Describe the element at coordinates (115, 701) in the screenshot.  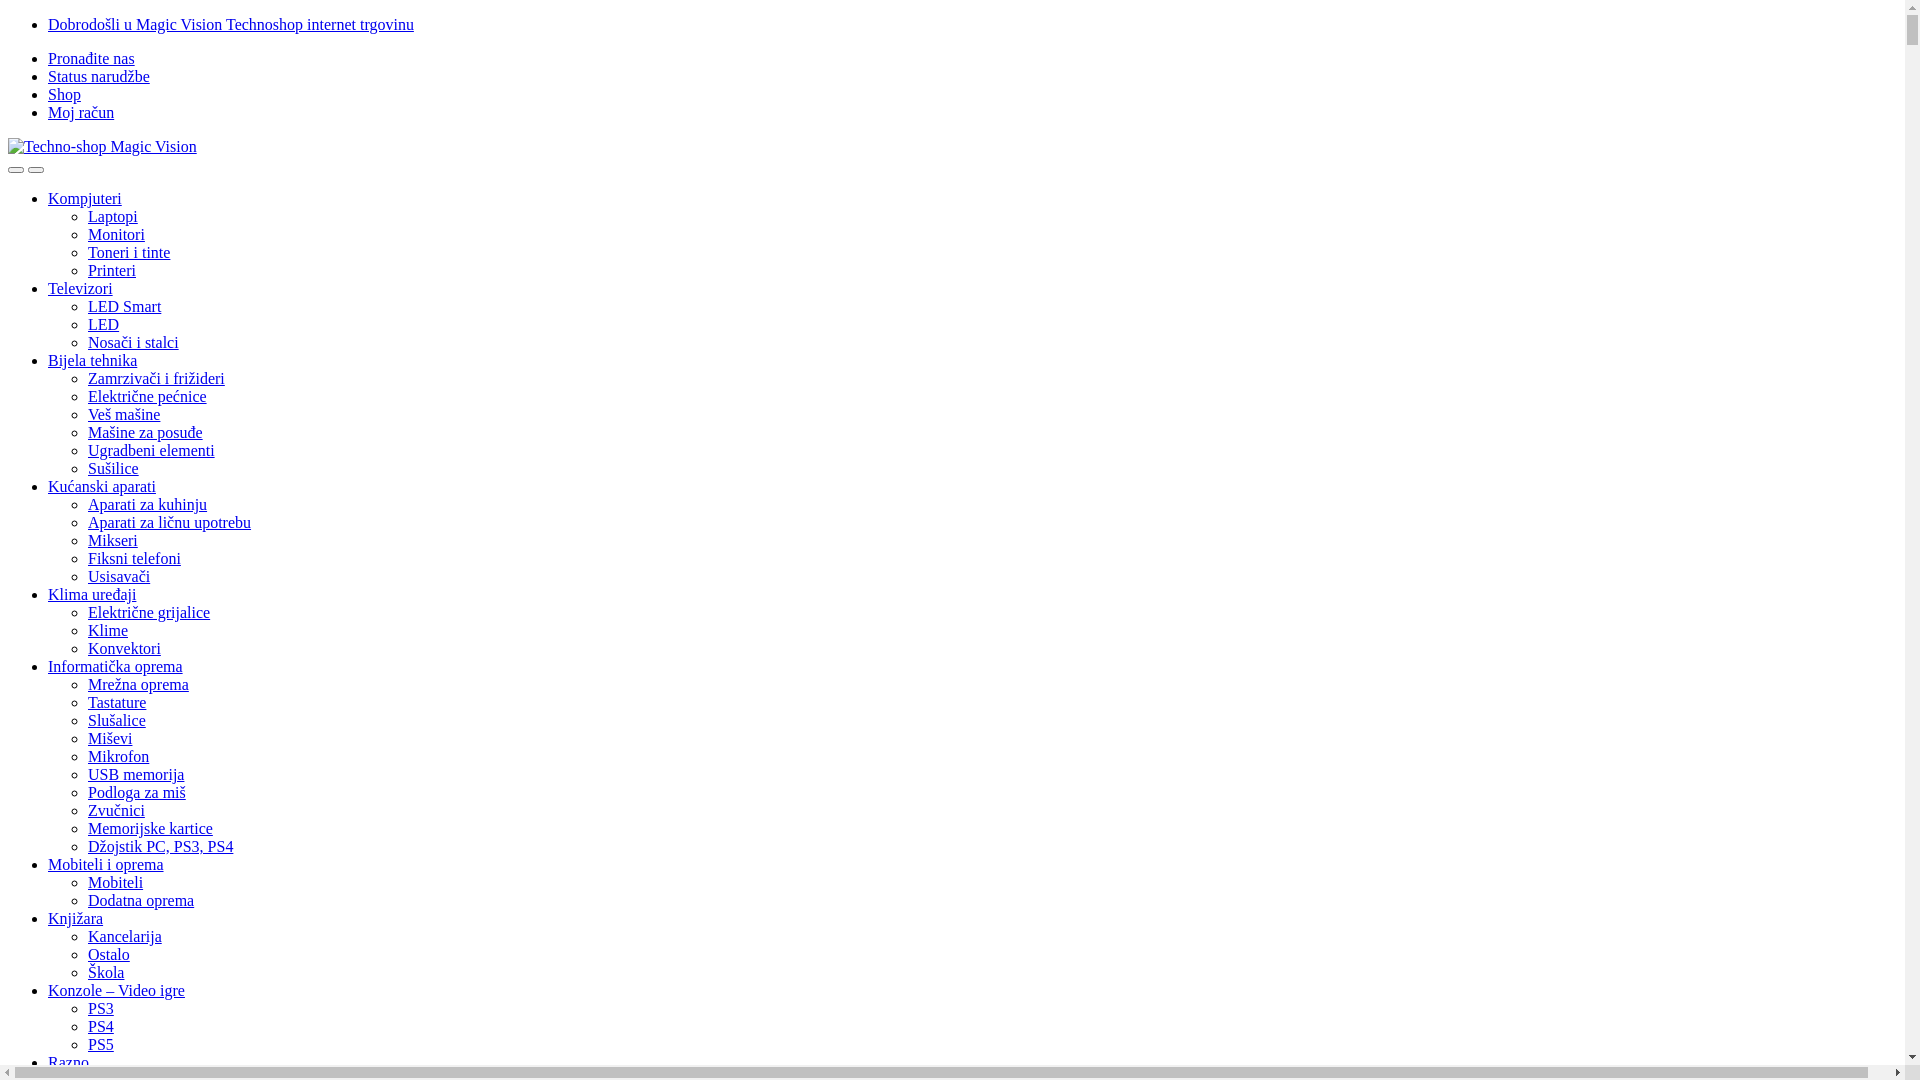
I see `'Tastature'` at that location.